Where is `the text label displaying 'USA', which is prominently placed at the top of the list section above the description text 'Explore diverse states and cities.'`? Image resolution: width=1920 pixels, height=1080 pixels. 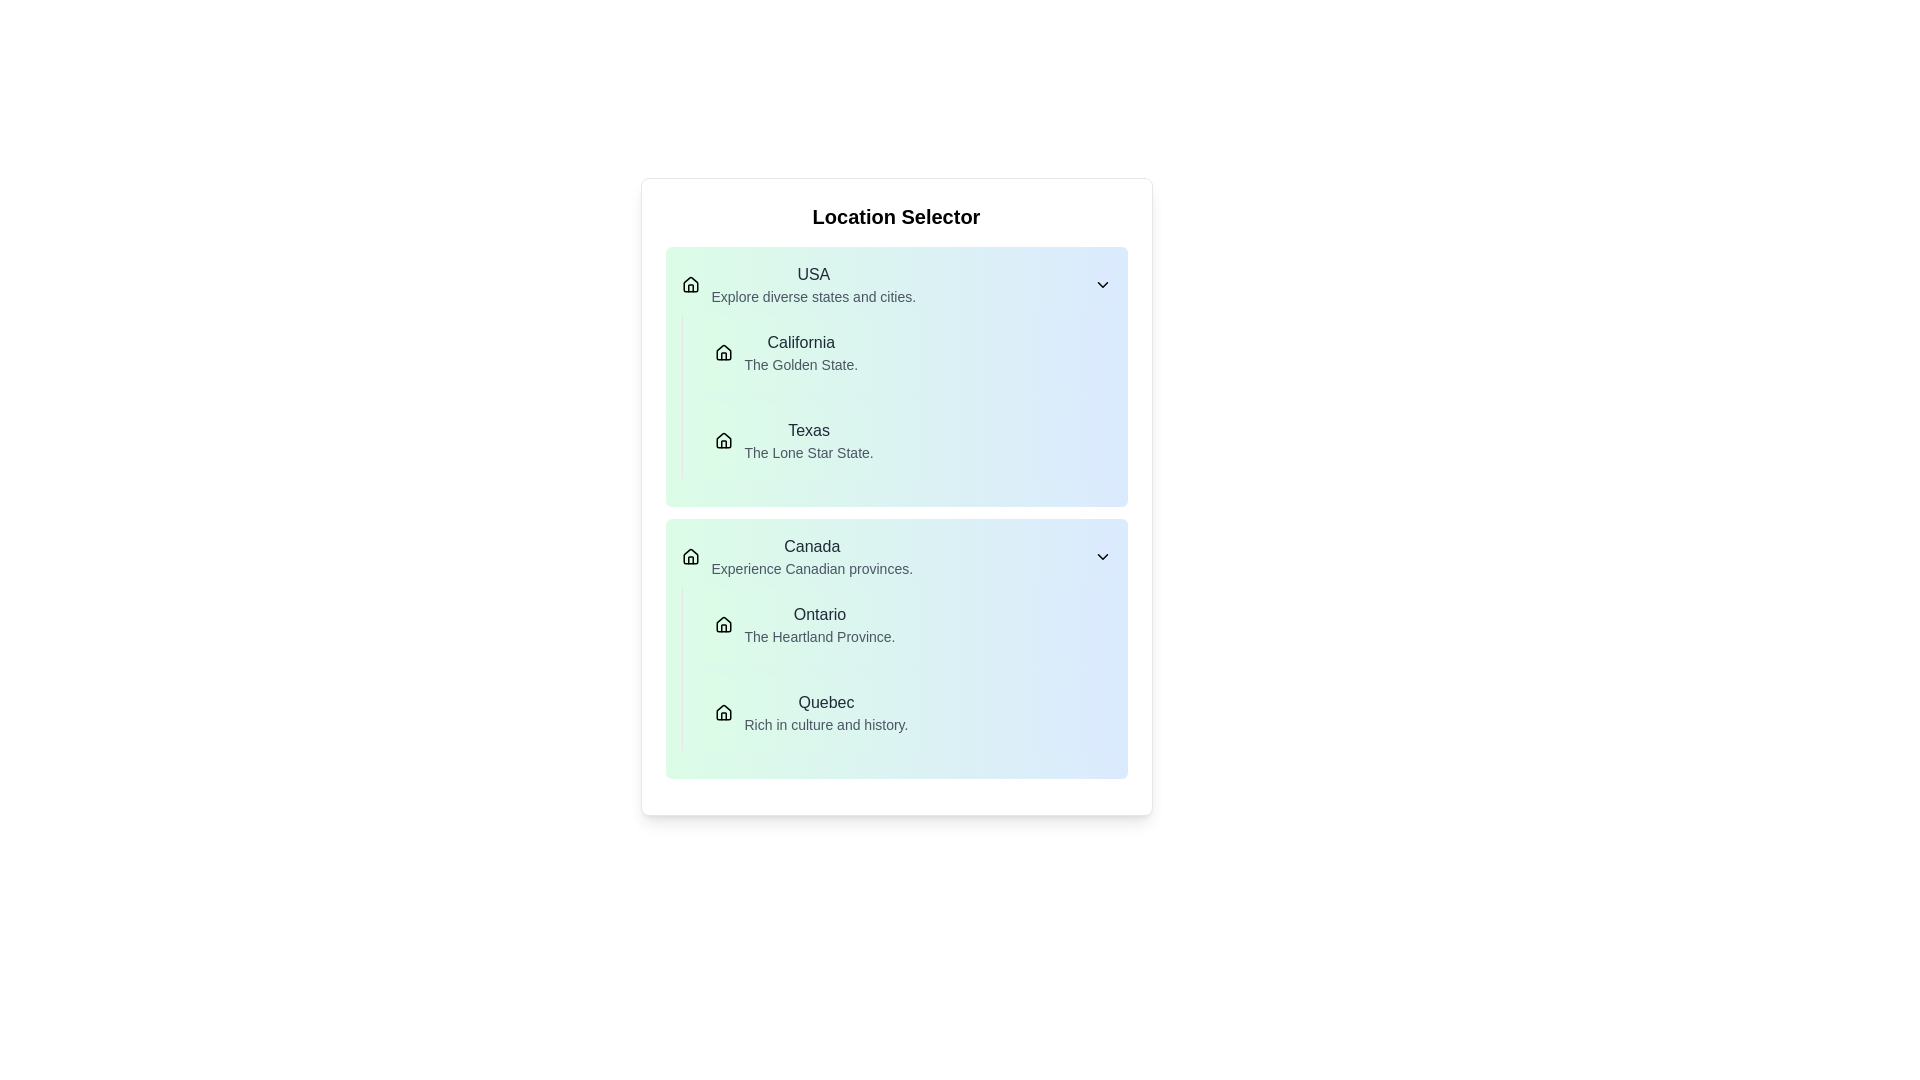 the text label displaying 'USA', which is prominently placed at the top of the list section above the description text 'Explore diverse states and cities.' is located at coordinates (813, 274).